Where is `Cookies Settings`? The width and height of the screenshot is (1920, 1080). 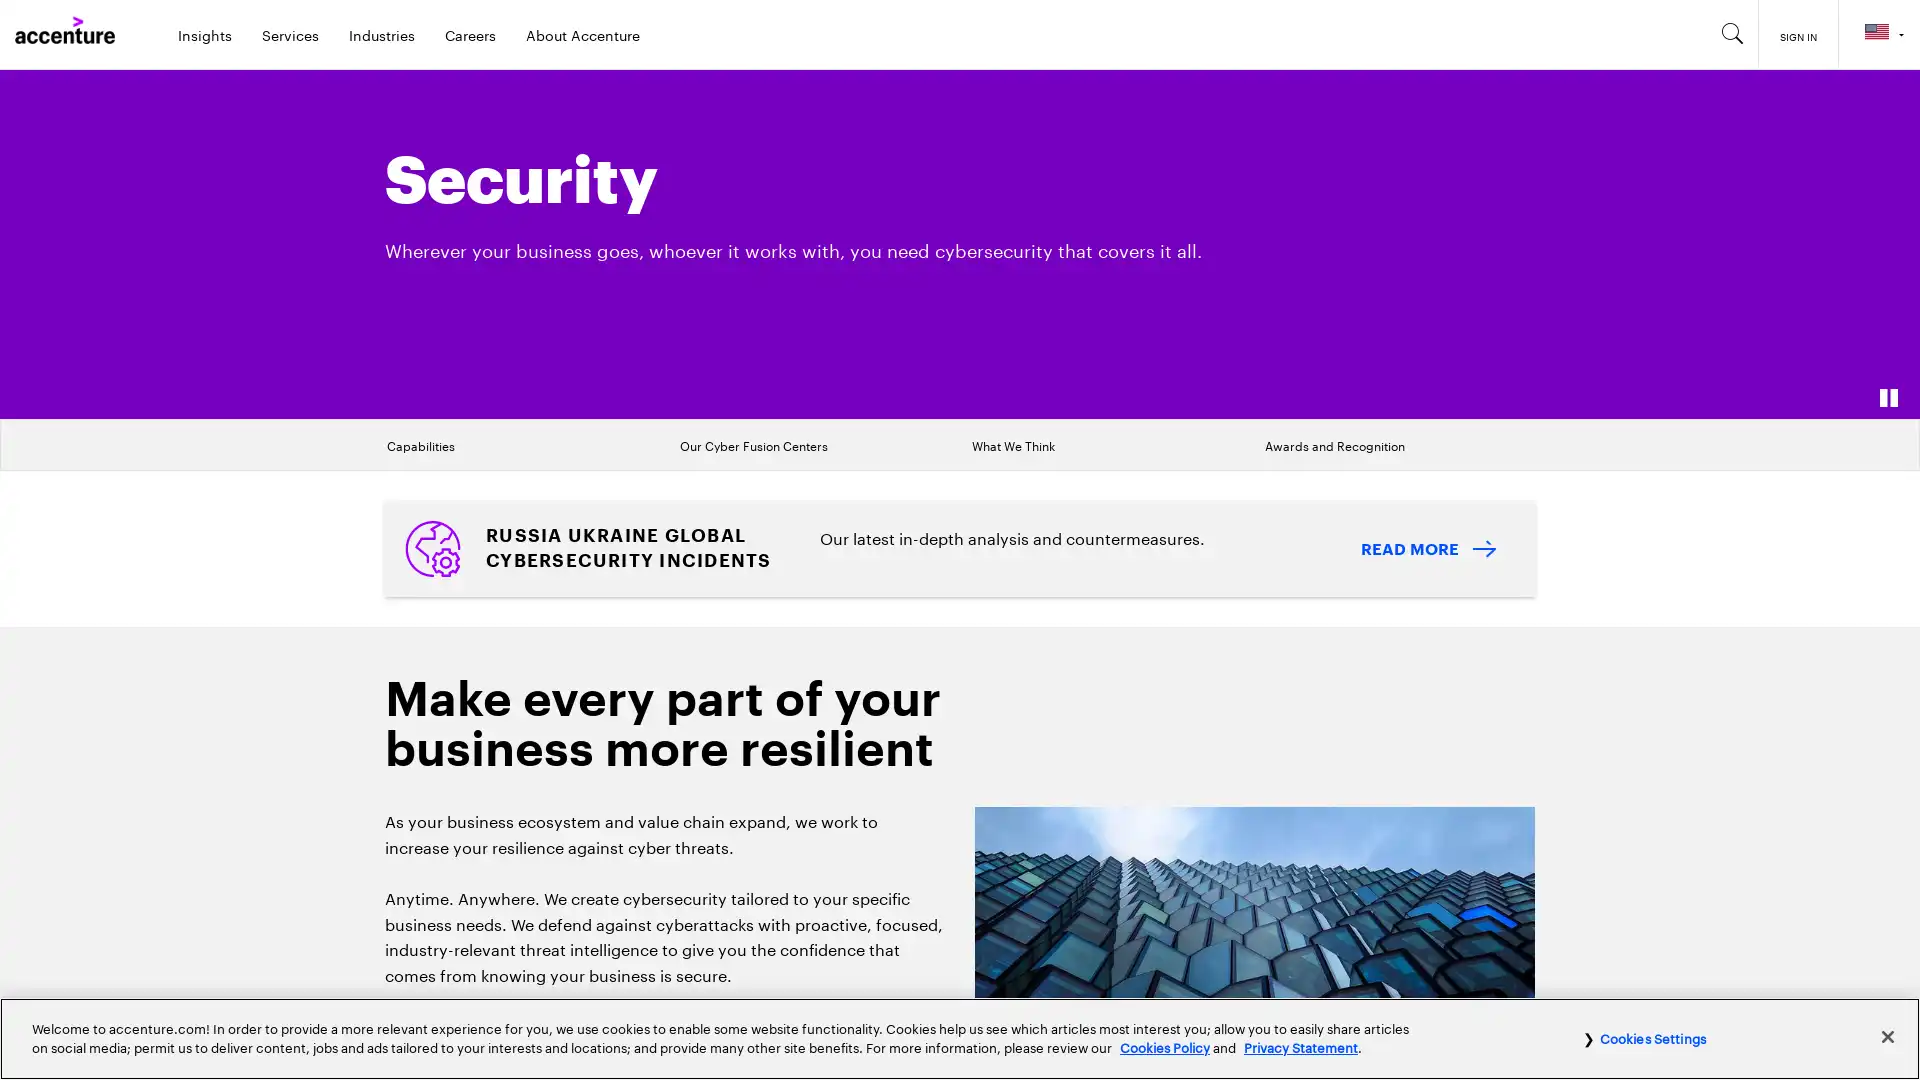 Cookies Settings is located at coordinates (1644, 1036).